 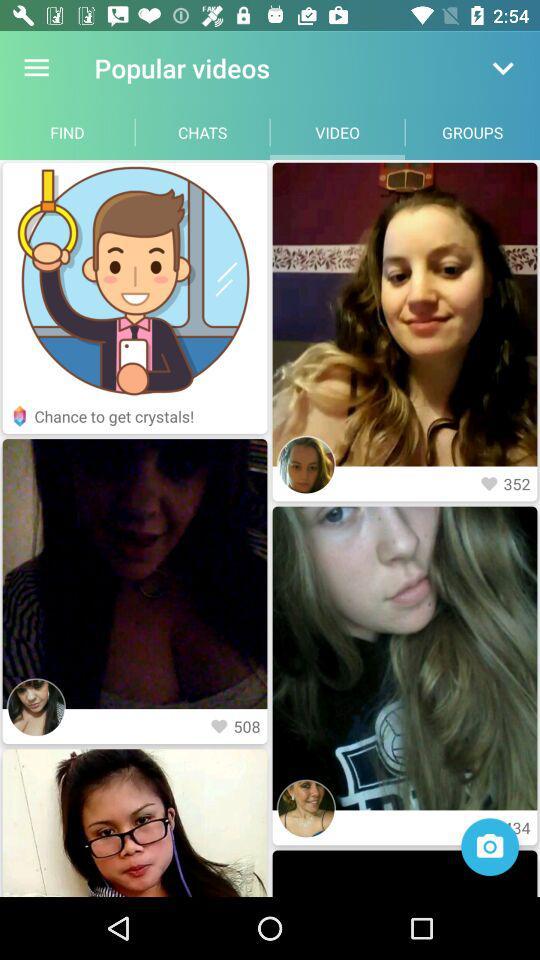 What do you see at coordinates (36, 68) in the screenshot?
I see `the item above the find icon` at bounding box center [36, 68].